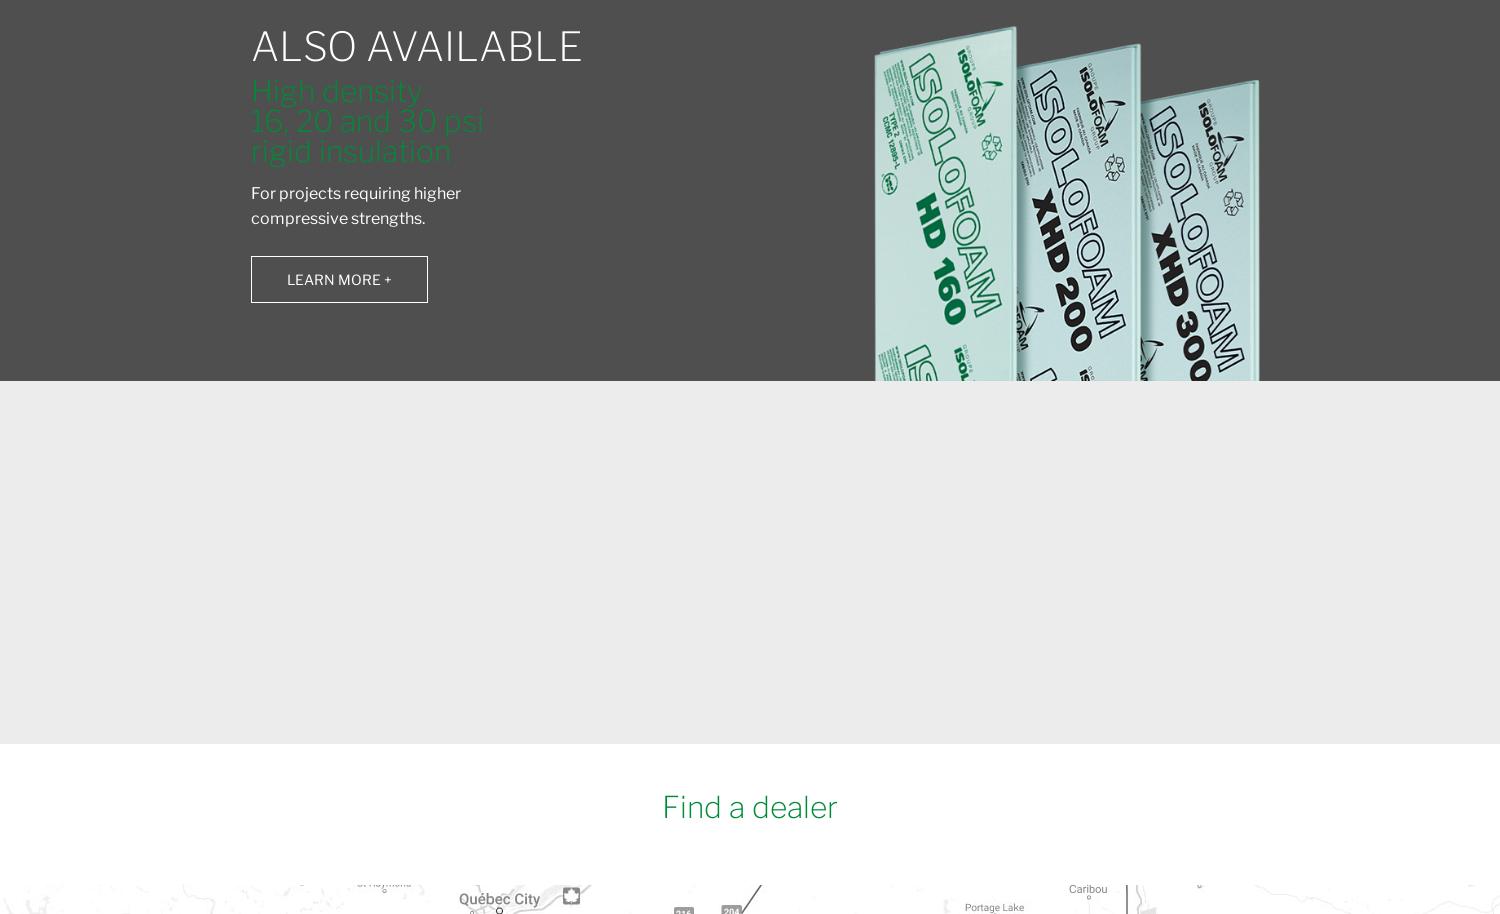 Image resolution: width=1500 pixels, height=914 pixels. What do you see at coordinates (348, 149) in the screenshot?
I see `'rigid insulation'` at bounding box center [348, 149].